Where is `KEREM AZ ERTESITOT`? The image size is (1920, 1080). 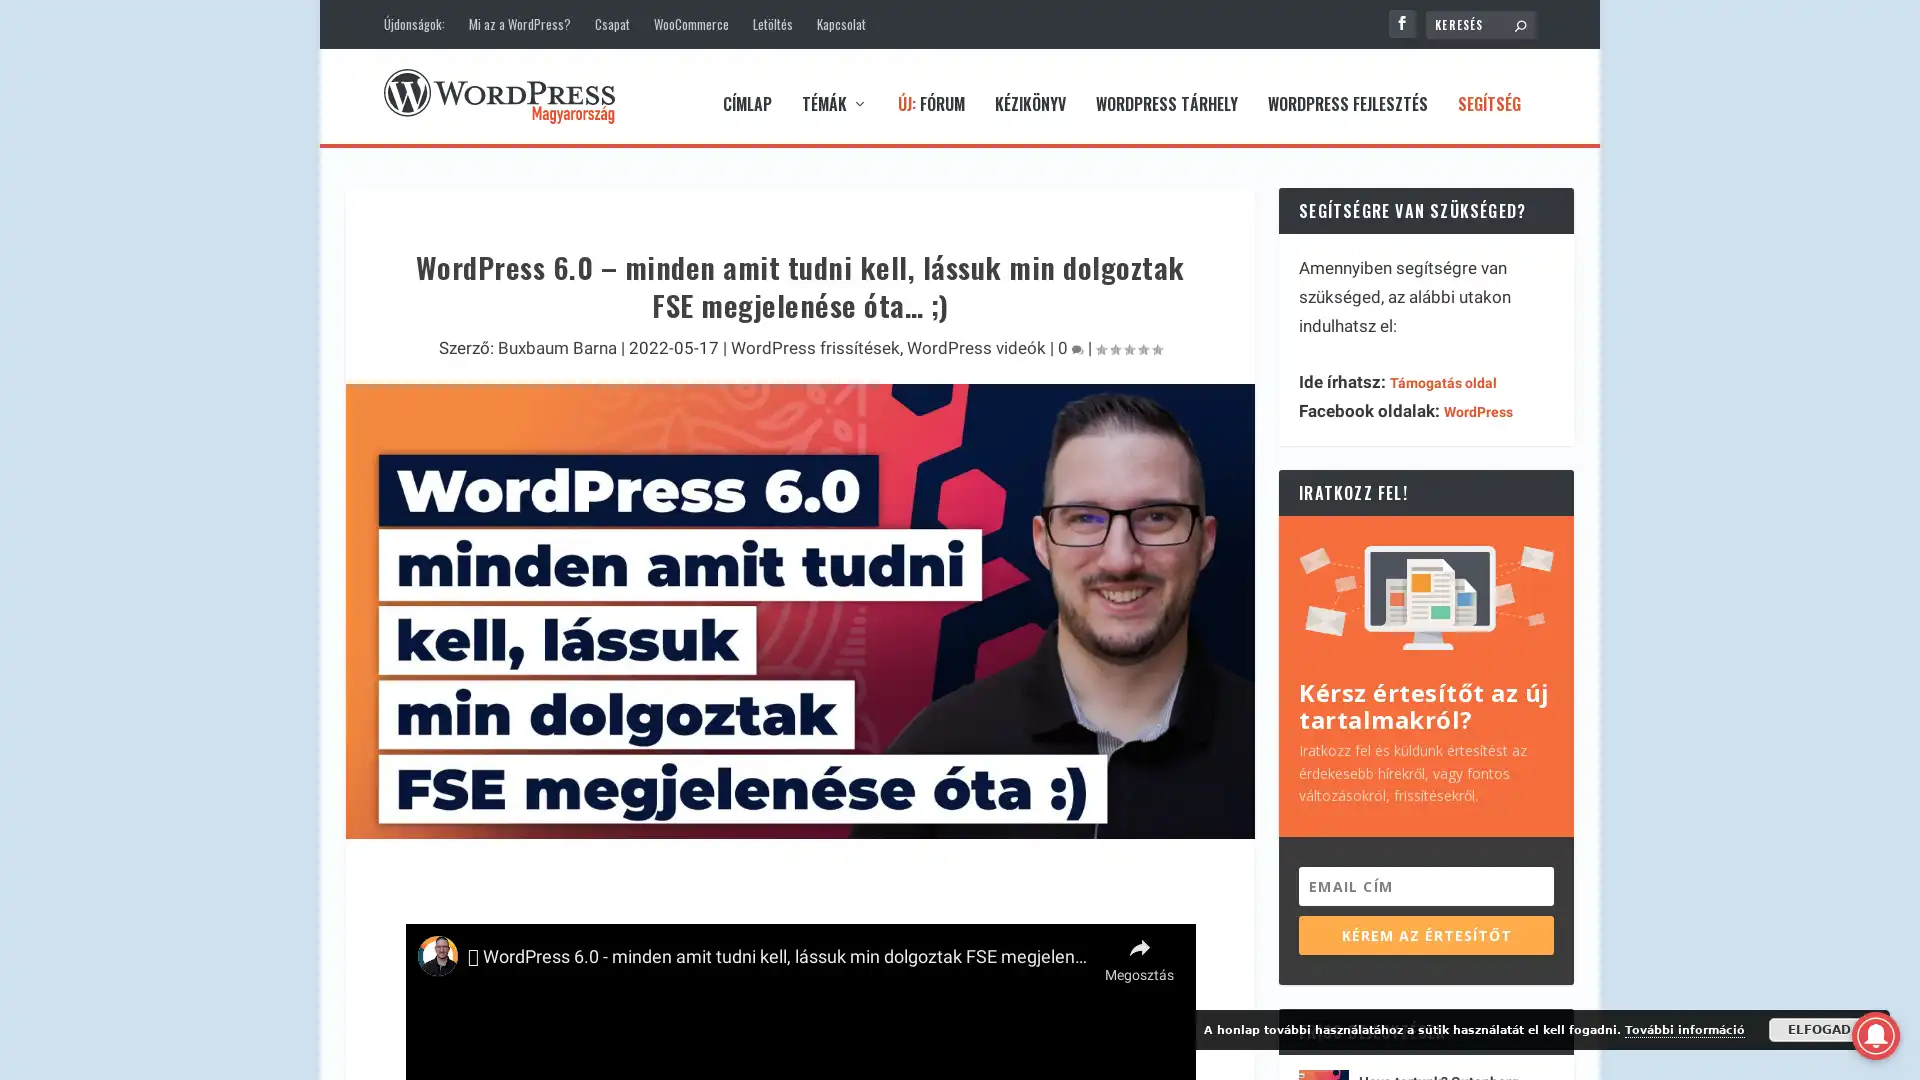
KEREM AZ ERTESITOT is located at coordinates (1425, 919).